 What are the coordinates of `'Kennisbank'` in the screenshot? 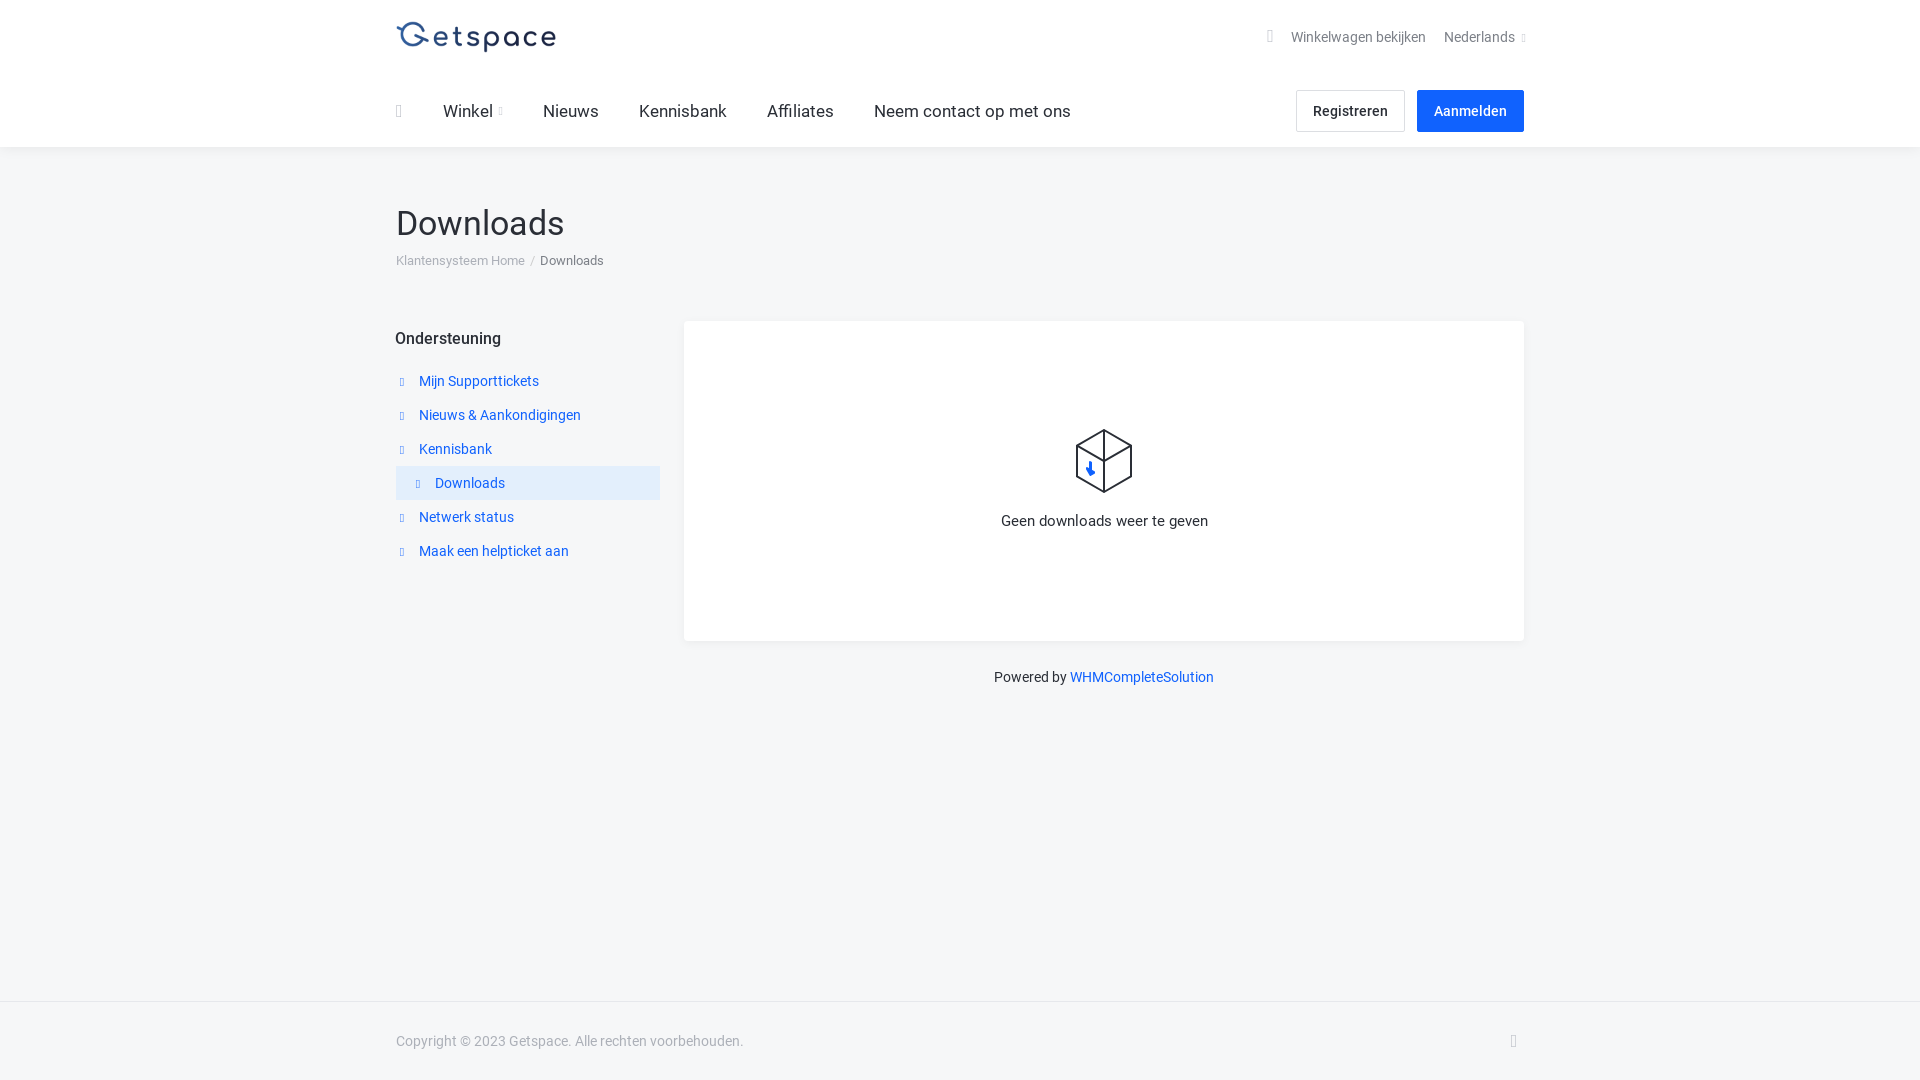 It's located at (528, 447).